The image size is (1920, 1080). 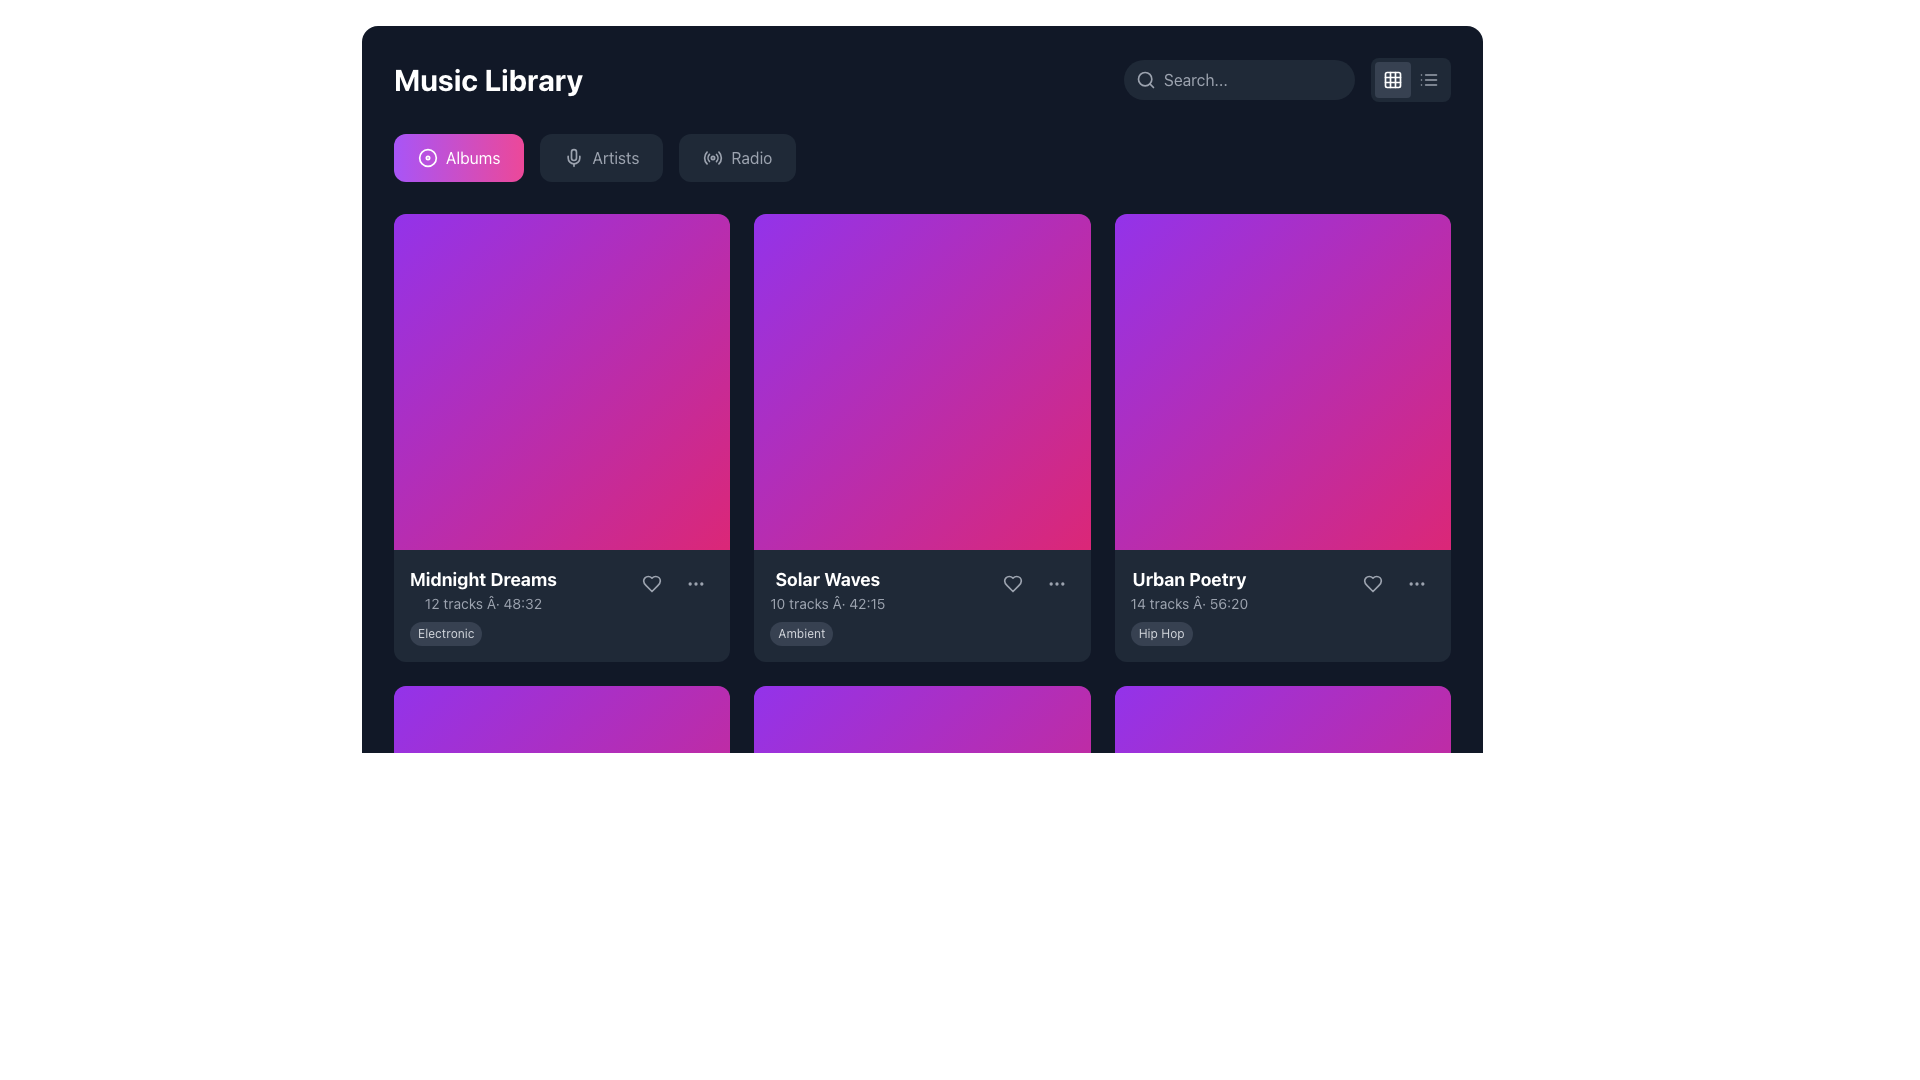 What do you see at coordinates (1282, 382) in the screenshot?
I see `the decorative graphic or album cover placeholder located in the third card from the left in the top row of the music library grid, characterized by its distinctive gradient background transitioning from purple to pink` at bounding box center [1282, 382].